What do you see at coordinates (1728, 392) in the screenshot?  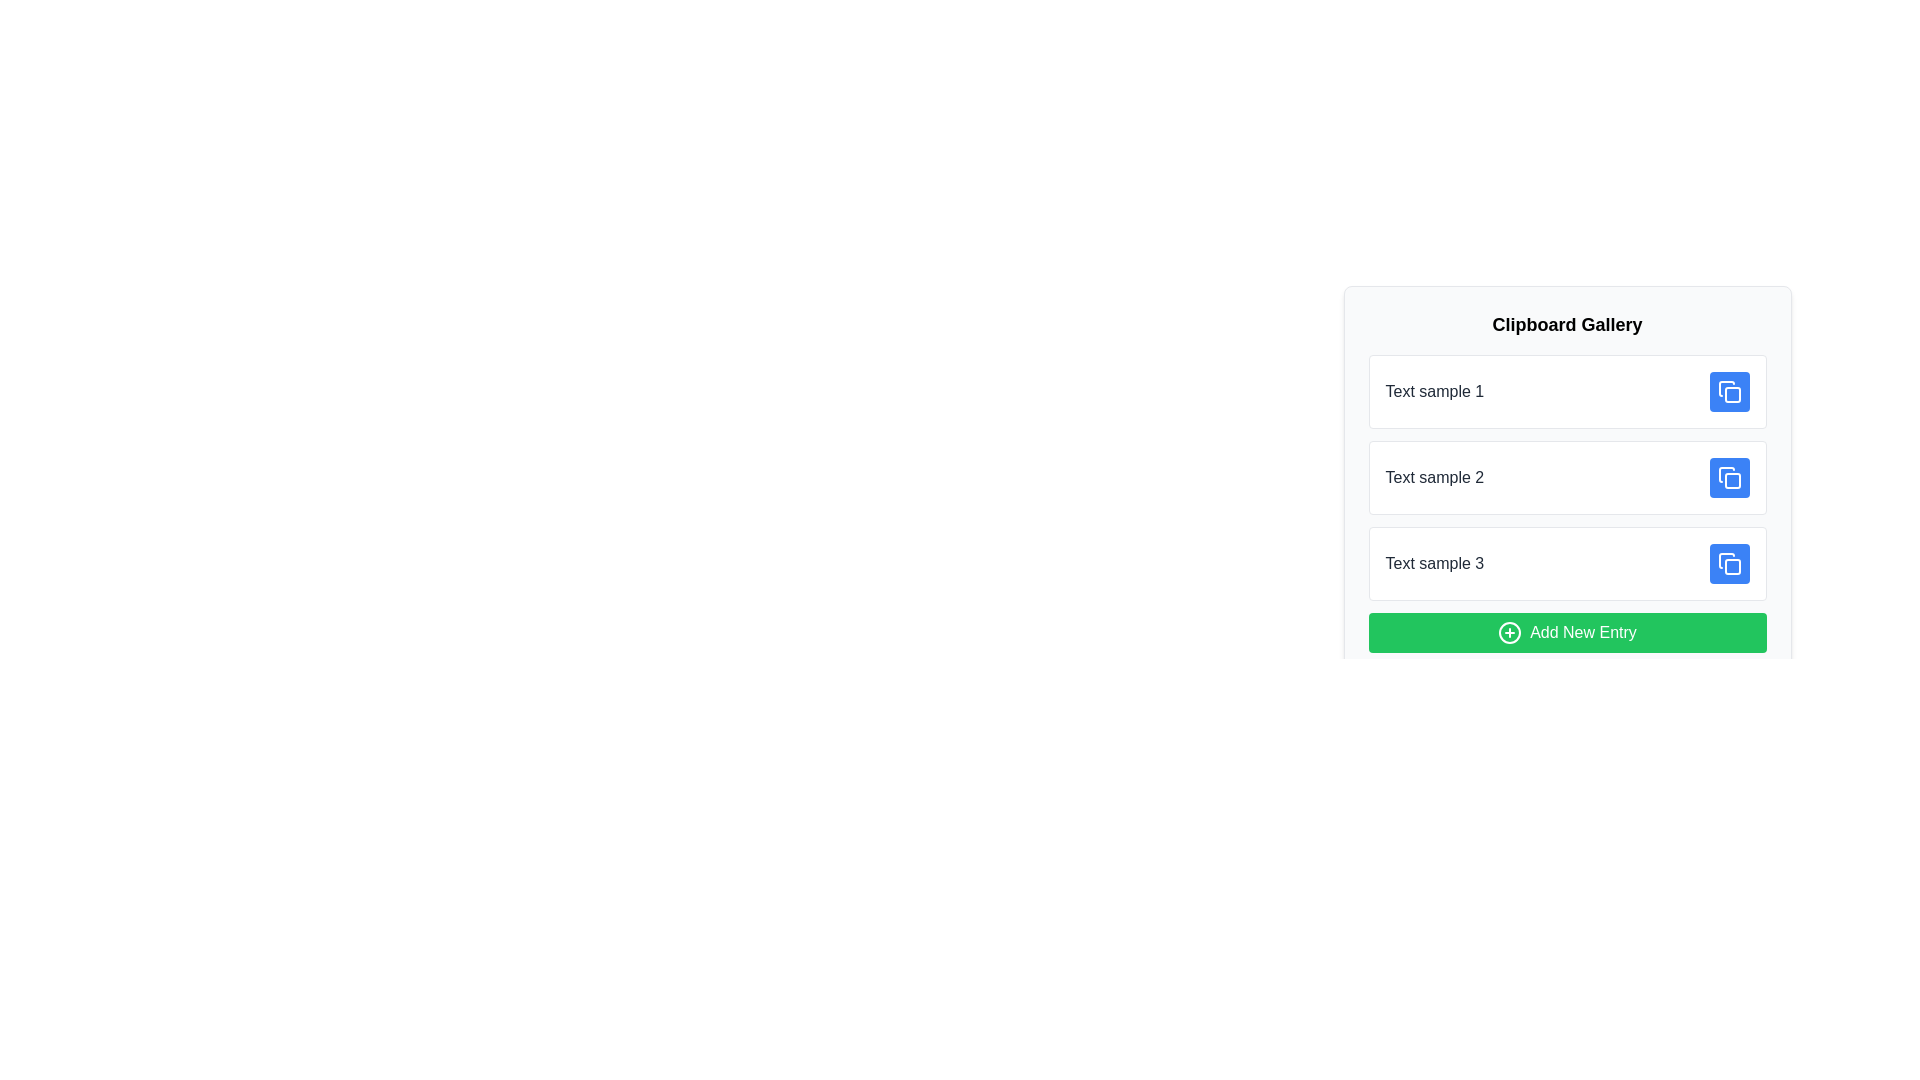 I see `the button containing an icon located to the far-right of the row associated with 'Text sample 1'` at bounding box center [1728, 392].